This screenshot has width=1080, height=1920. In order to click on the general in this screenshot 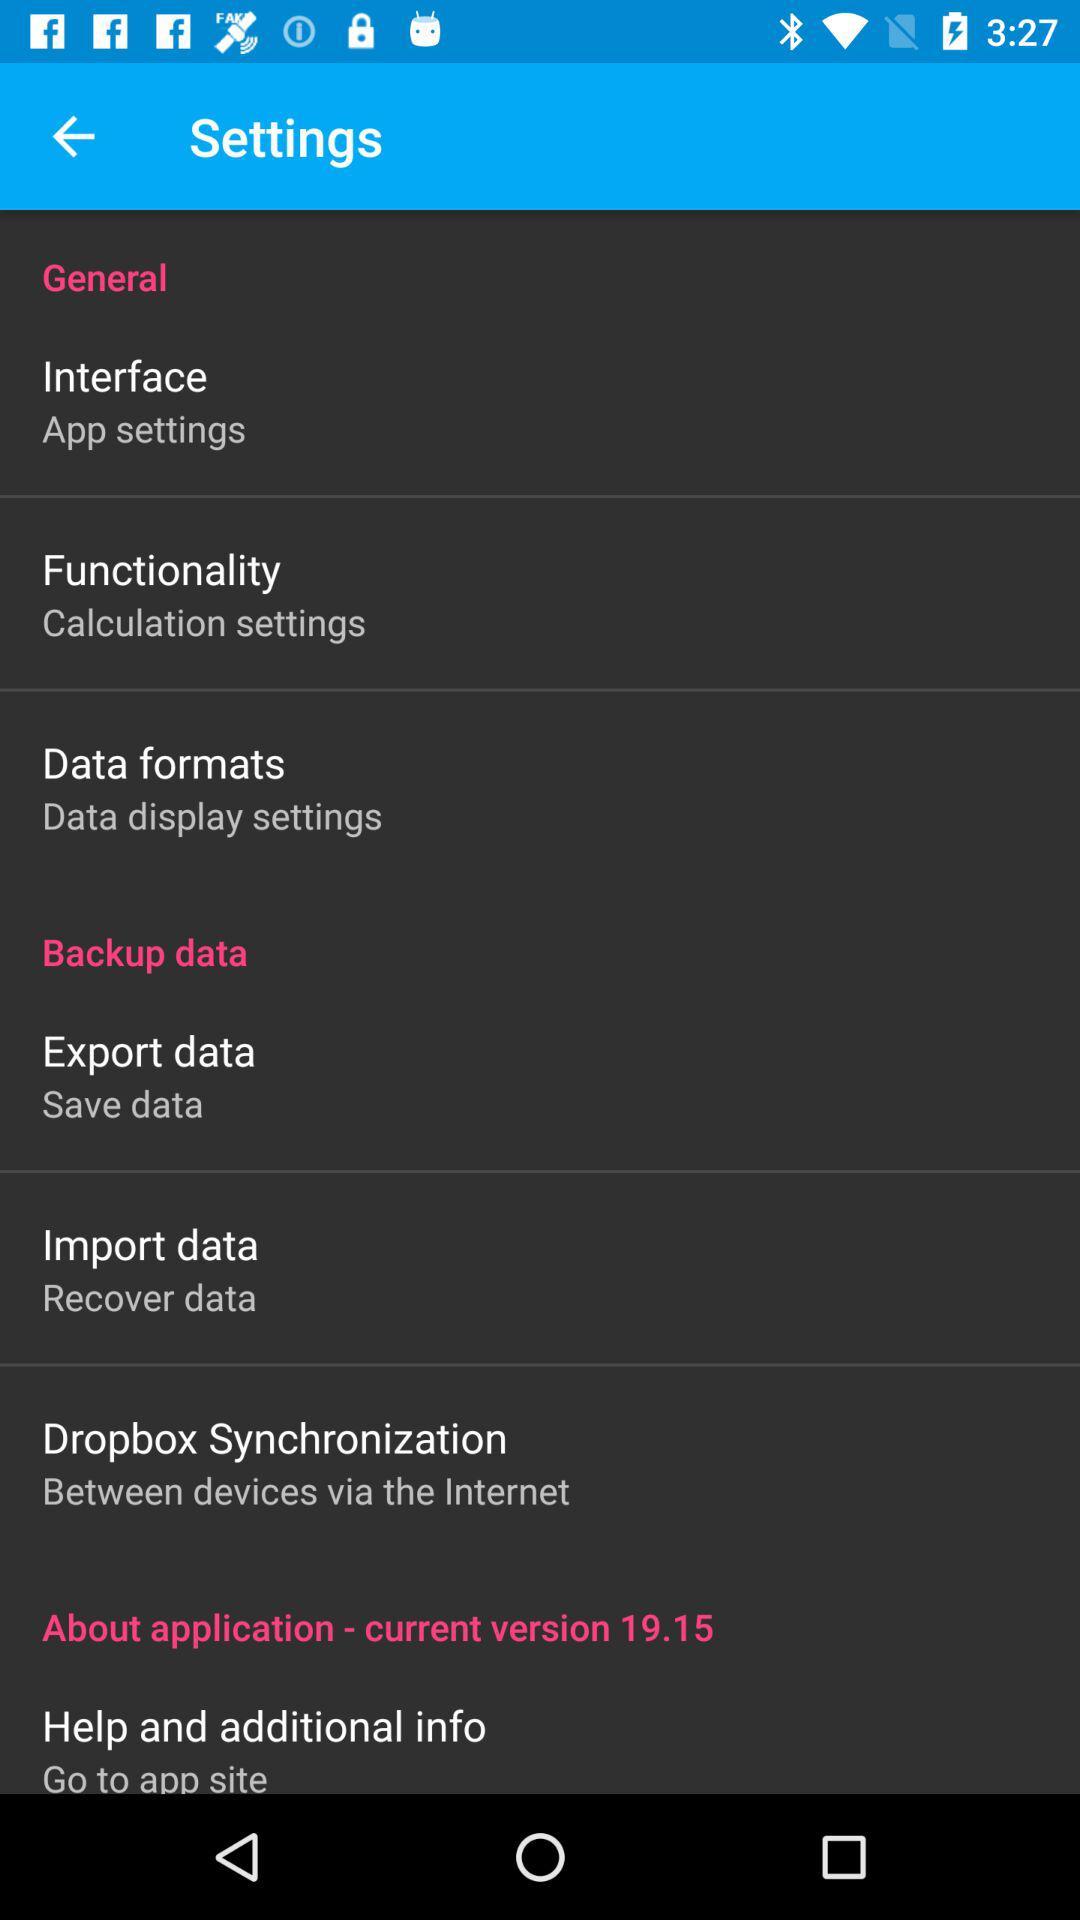, I will do `click(540, 254)`.